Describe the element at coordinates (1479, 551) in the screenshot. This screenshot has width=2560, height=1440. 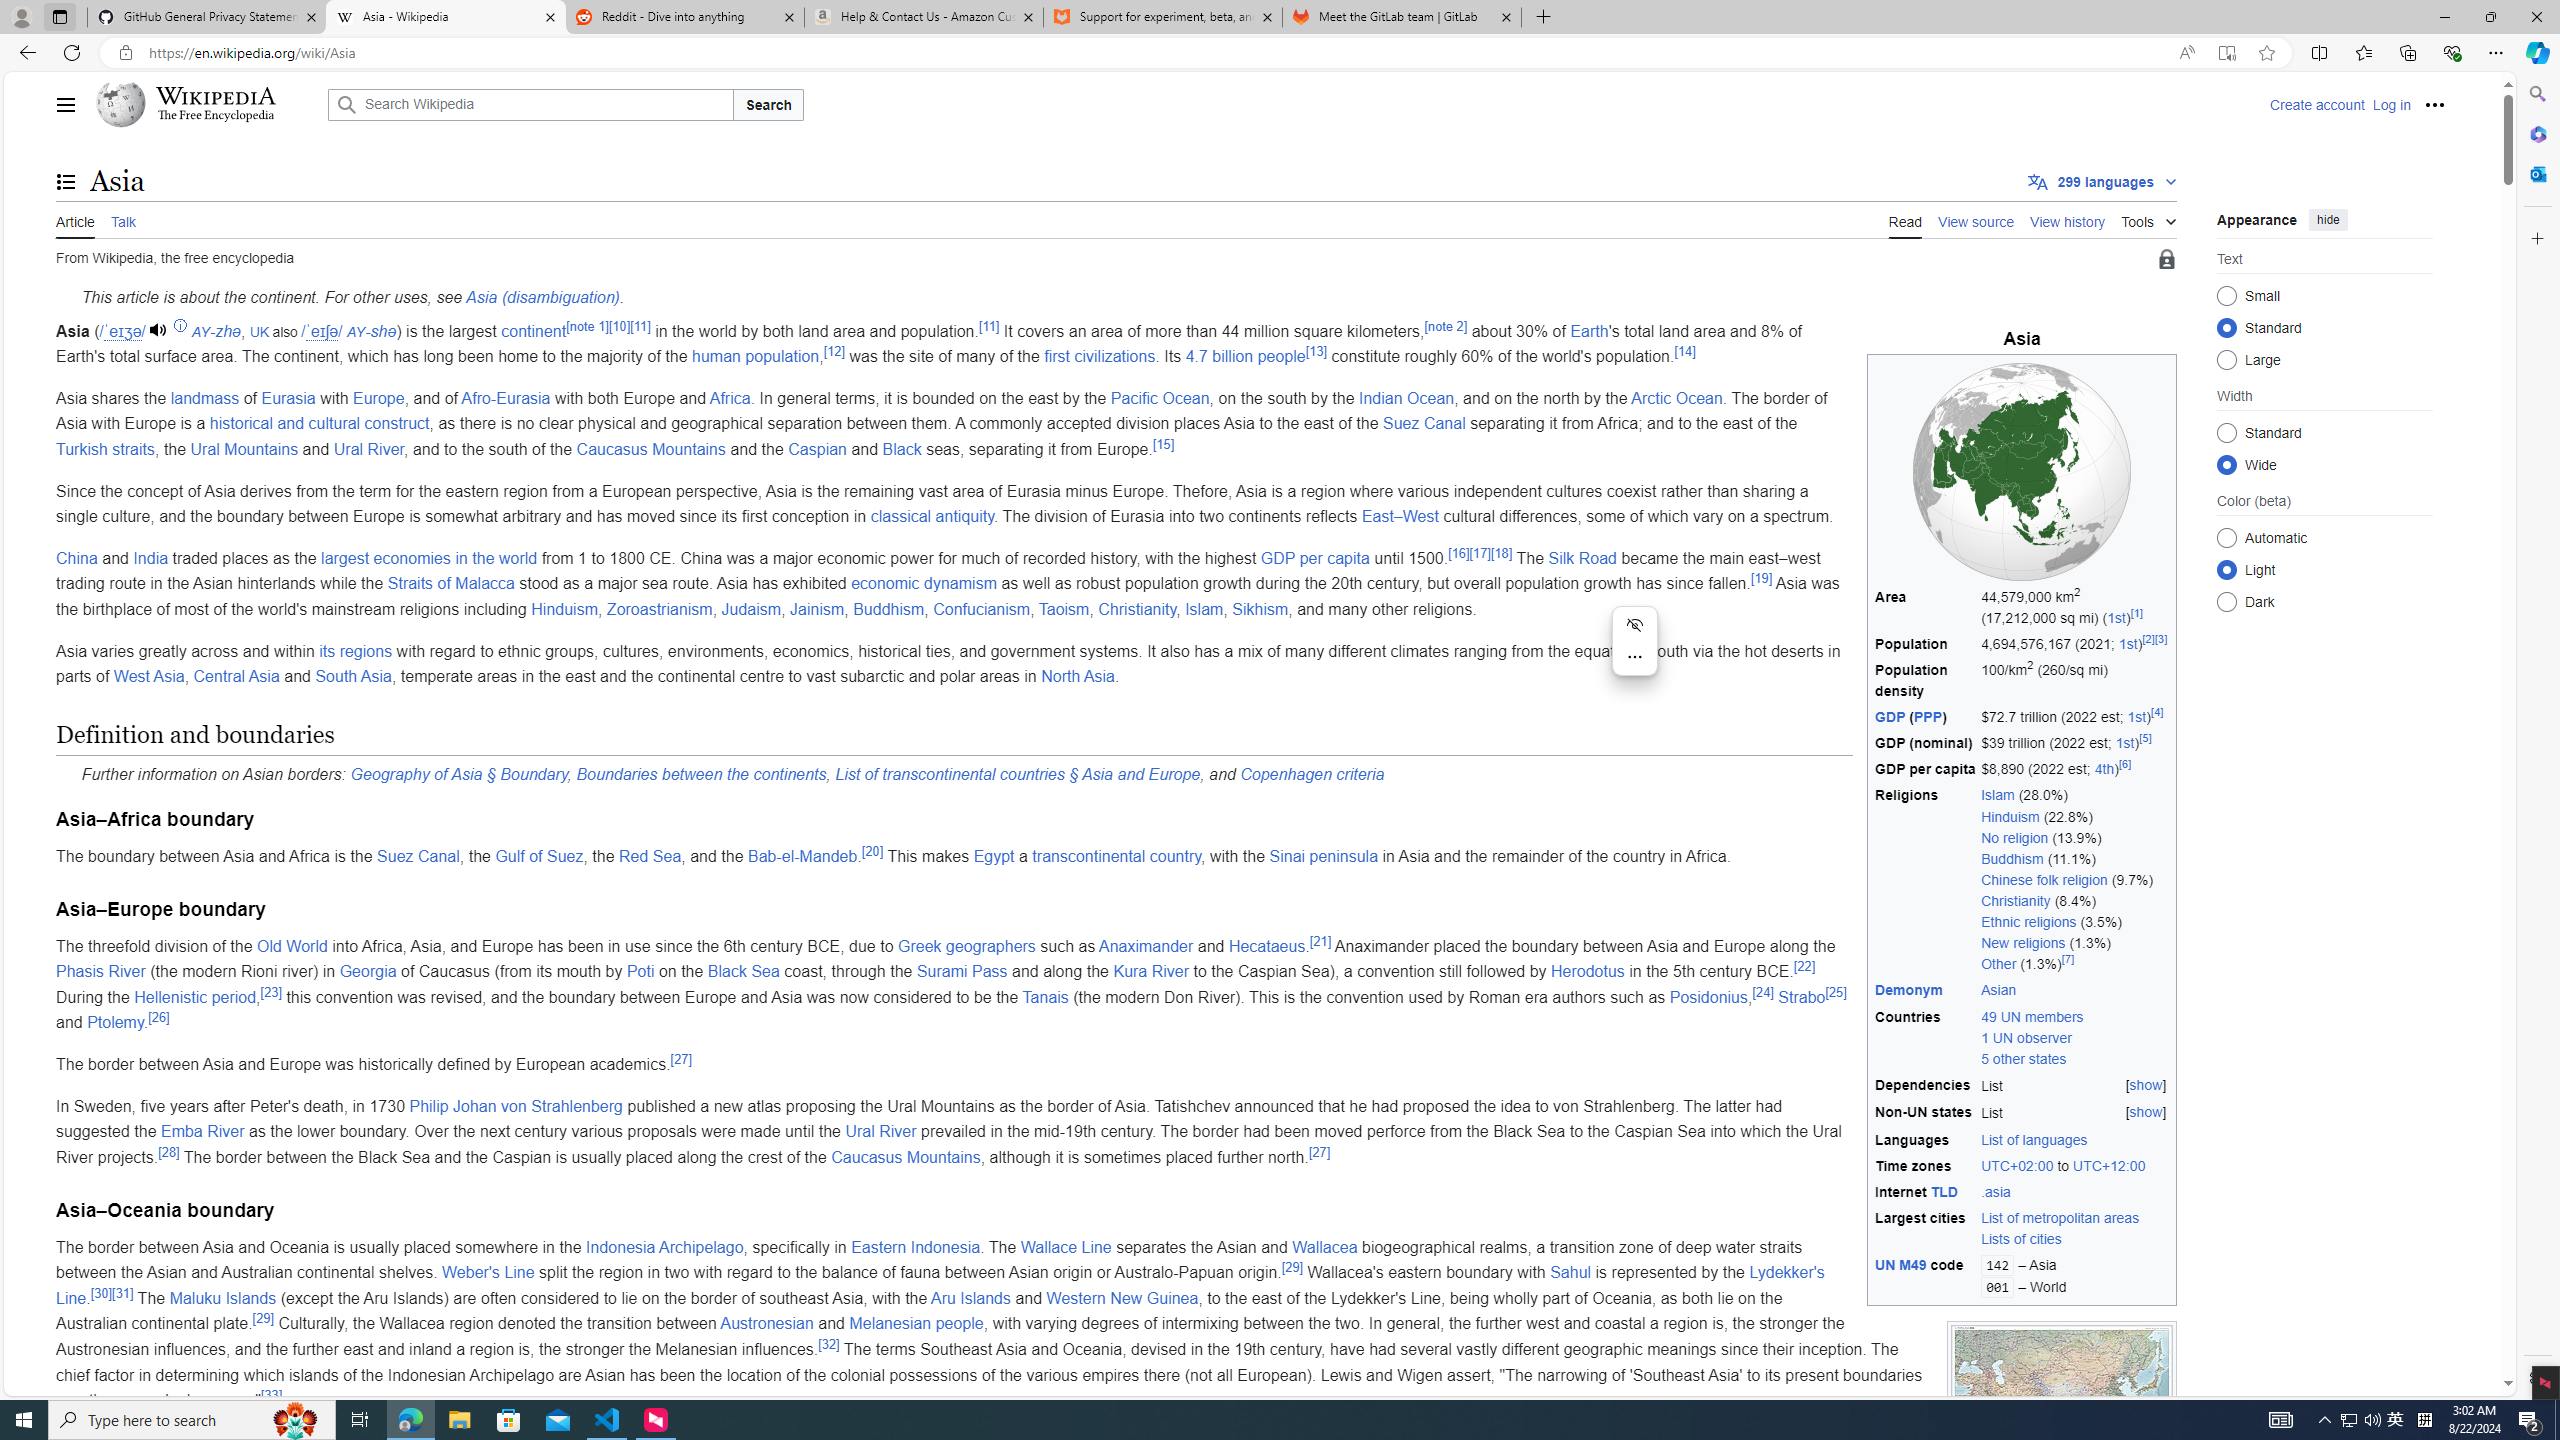
I see `'[17]'` at that location.